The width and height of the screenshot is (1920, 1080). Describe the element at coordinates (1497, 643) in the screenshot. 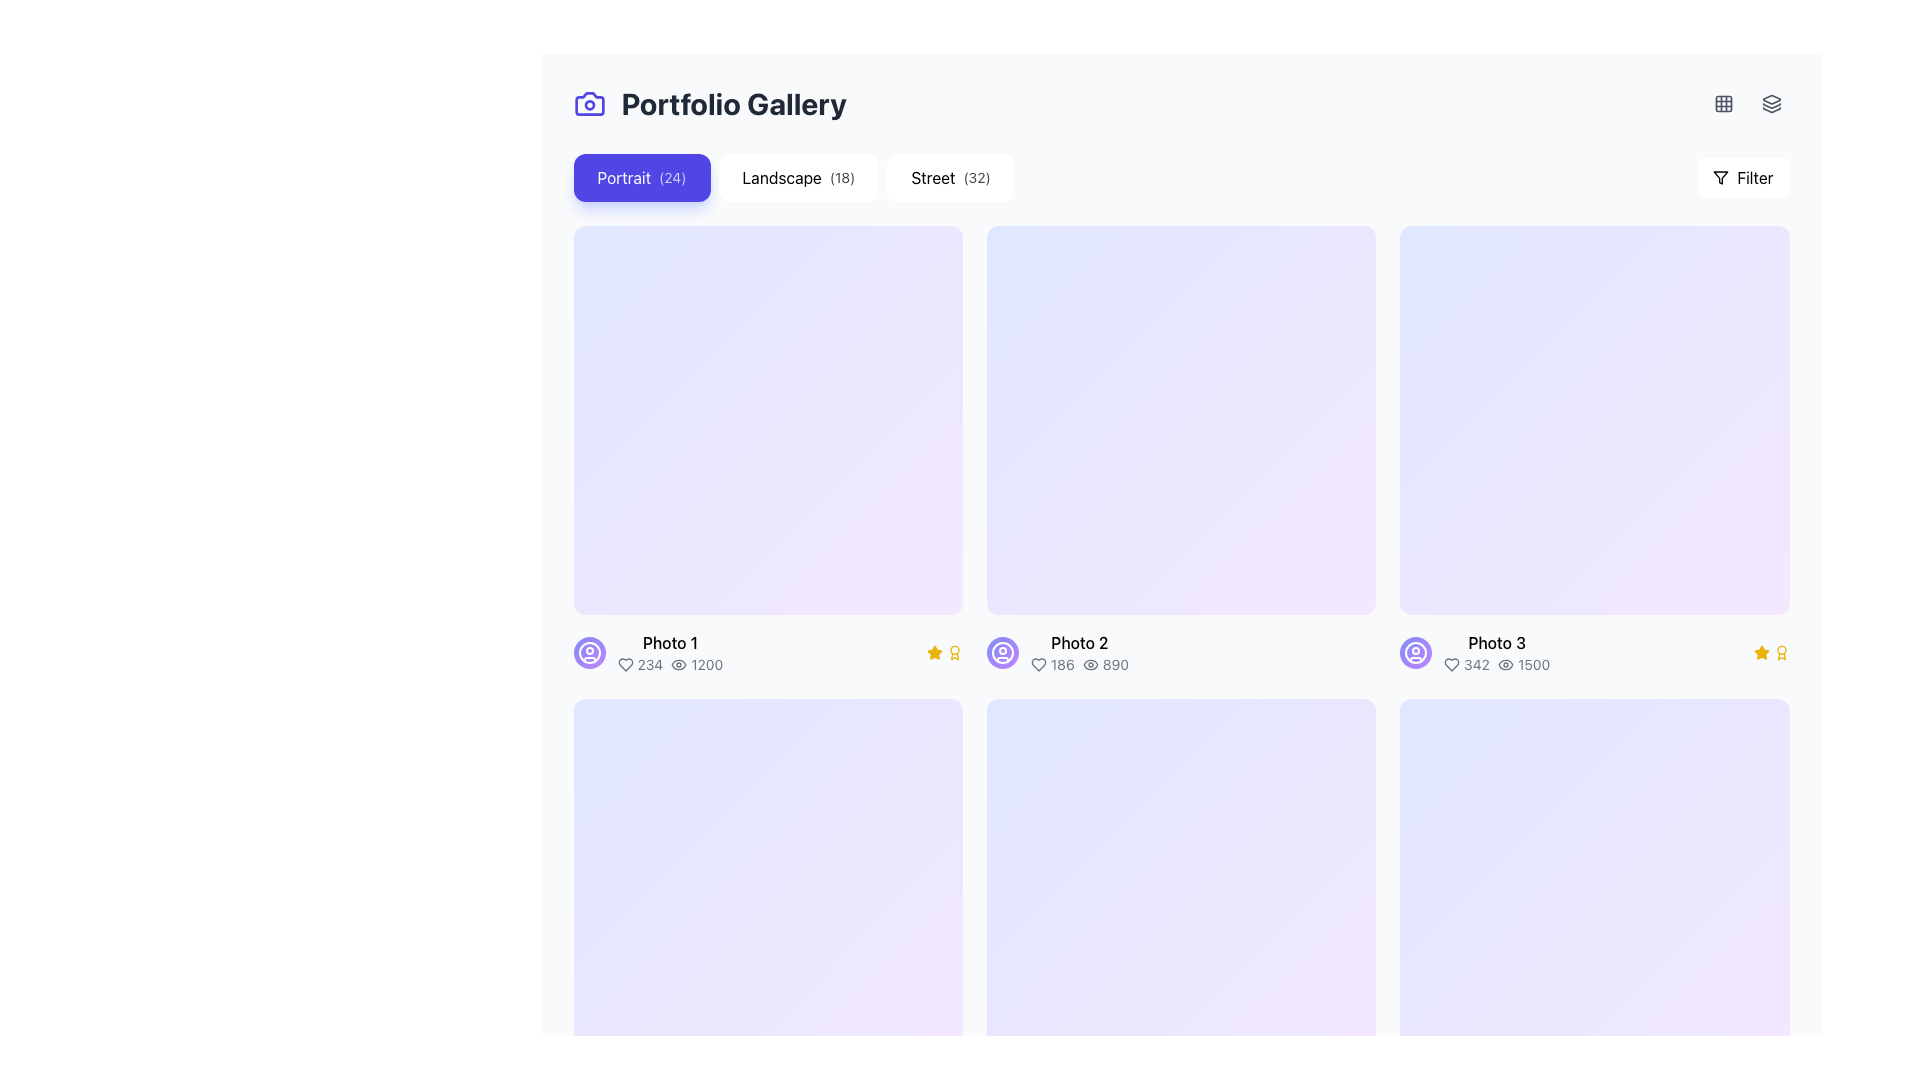

I see `the title text located at the bottom of the third photo card in the second row of the grid layout` at that location.